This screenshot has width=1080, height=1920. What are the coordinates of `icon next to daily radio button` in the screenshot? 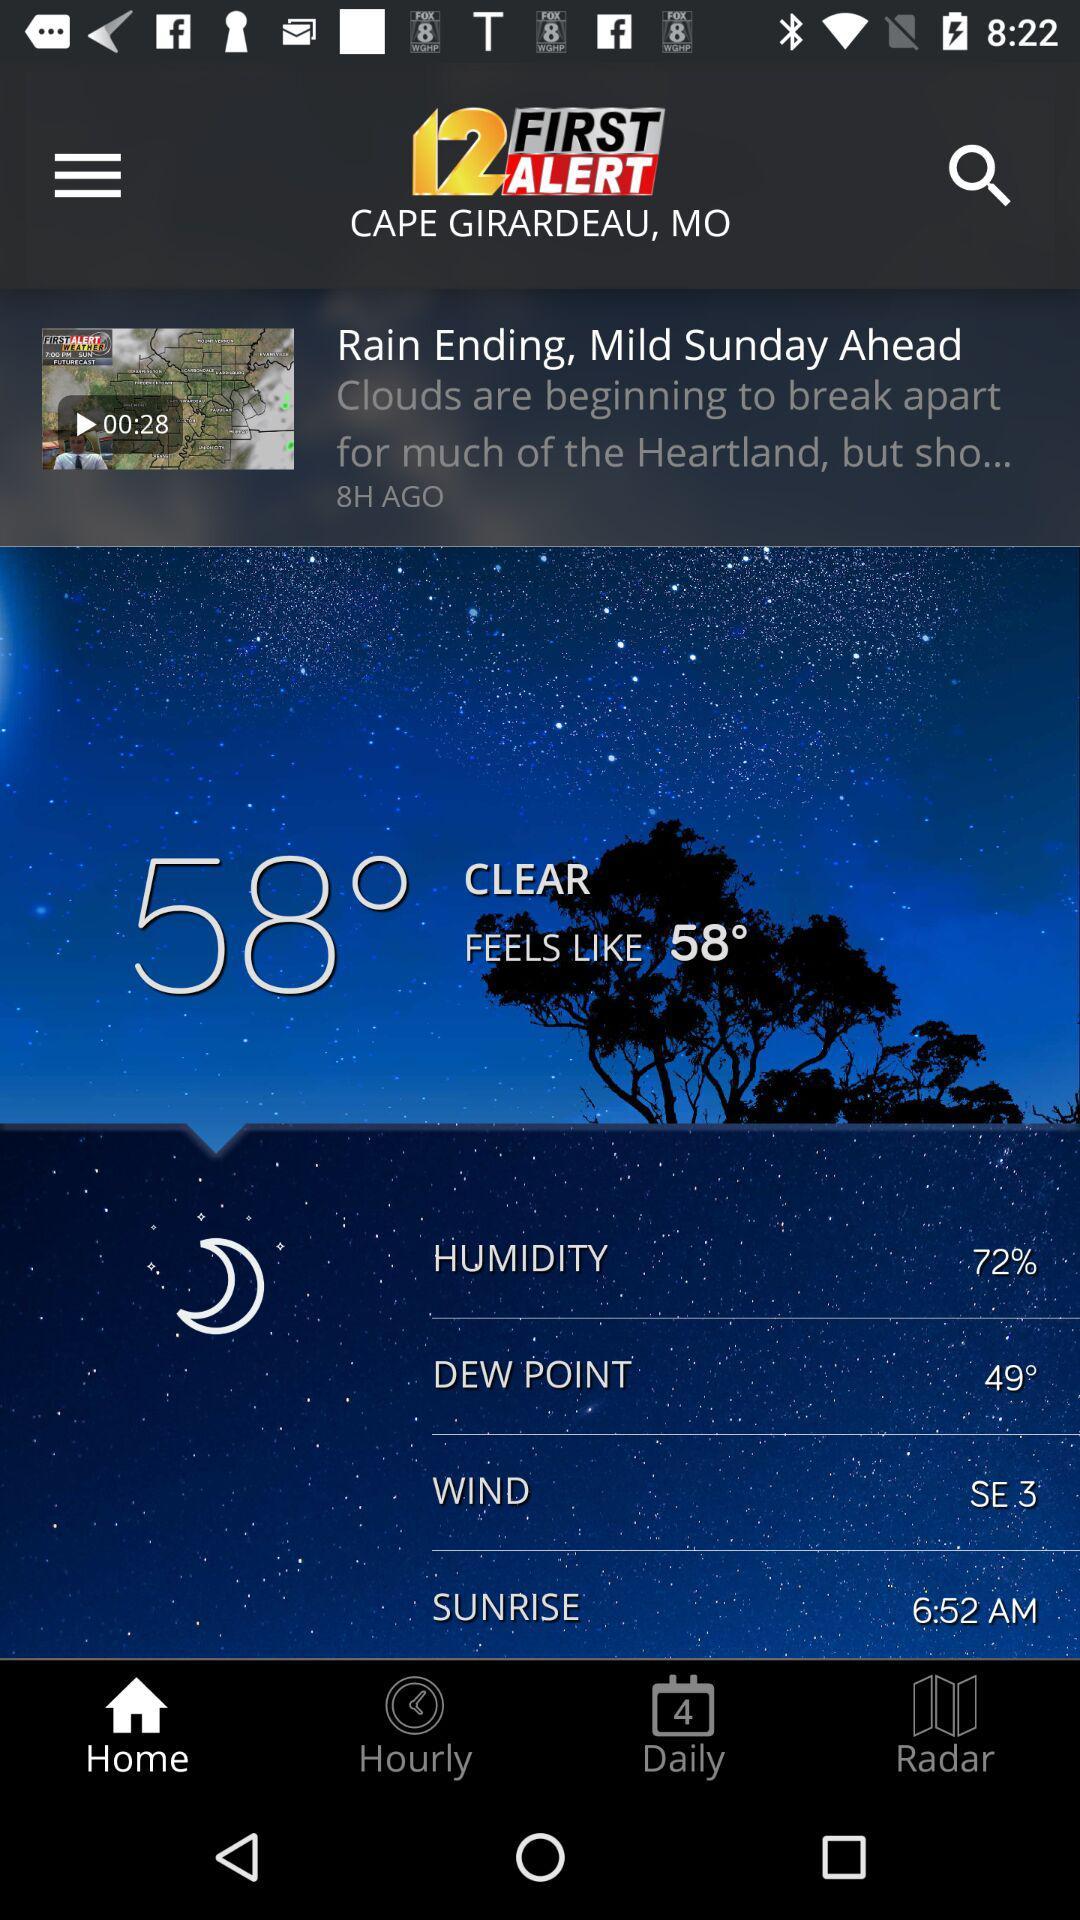 It's located at (945, 1726).